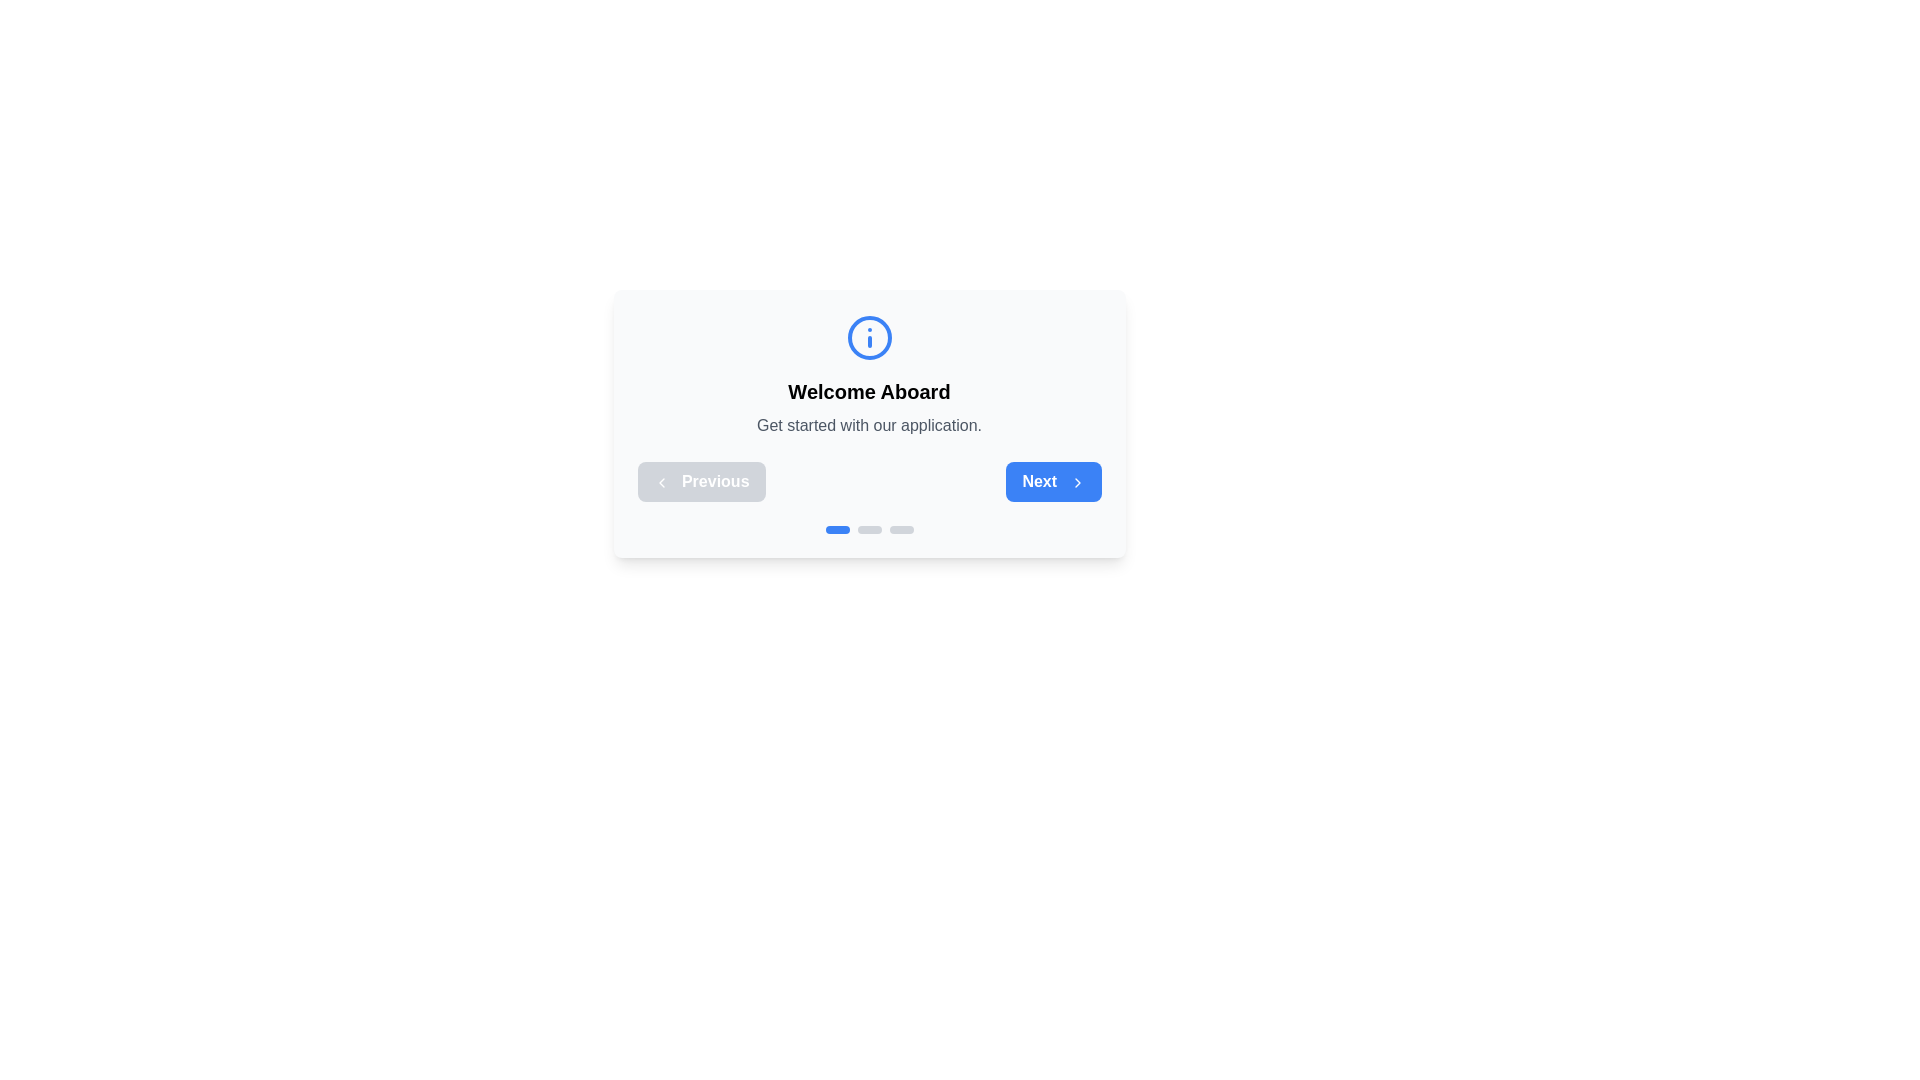  What do you see at coordinates (869, 337) in the screenshot?
I see `the minimalistic information icon, which is a circular outline with a blue border and a lowercase 'i' inside, positioned at the top-center of the card-like interface above the text 'Welcome Aboard'` at bounding box center [869, 337].